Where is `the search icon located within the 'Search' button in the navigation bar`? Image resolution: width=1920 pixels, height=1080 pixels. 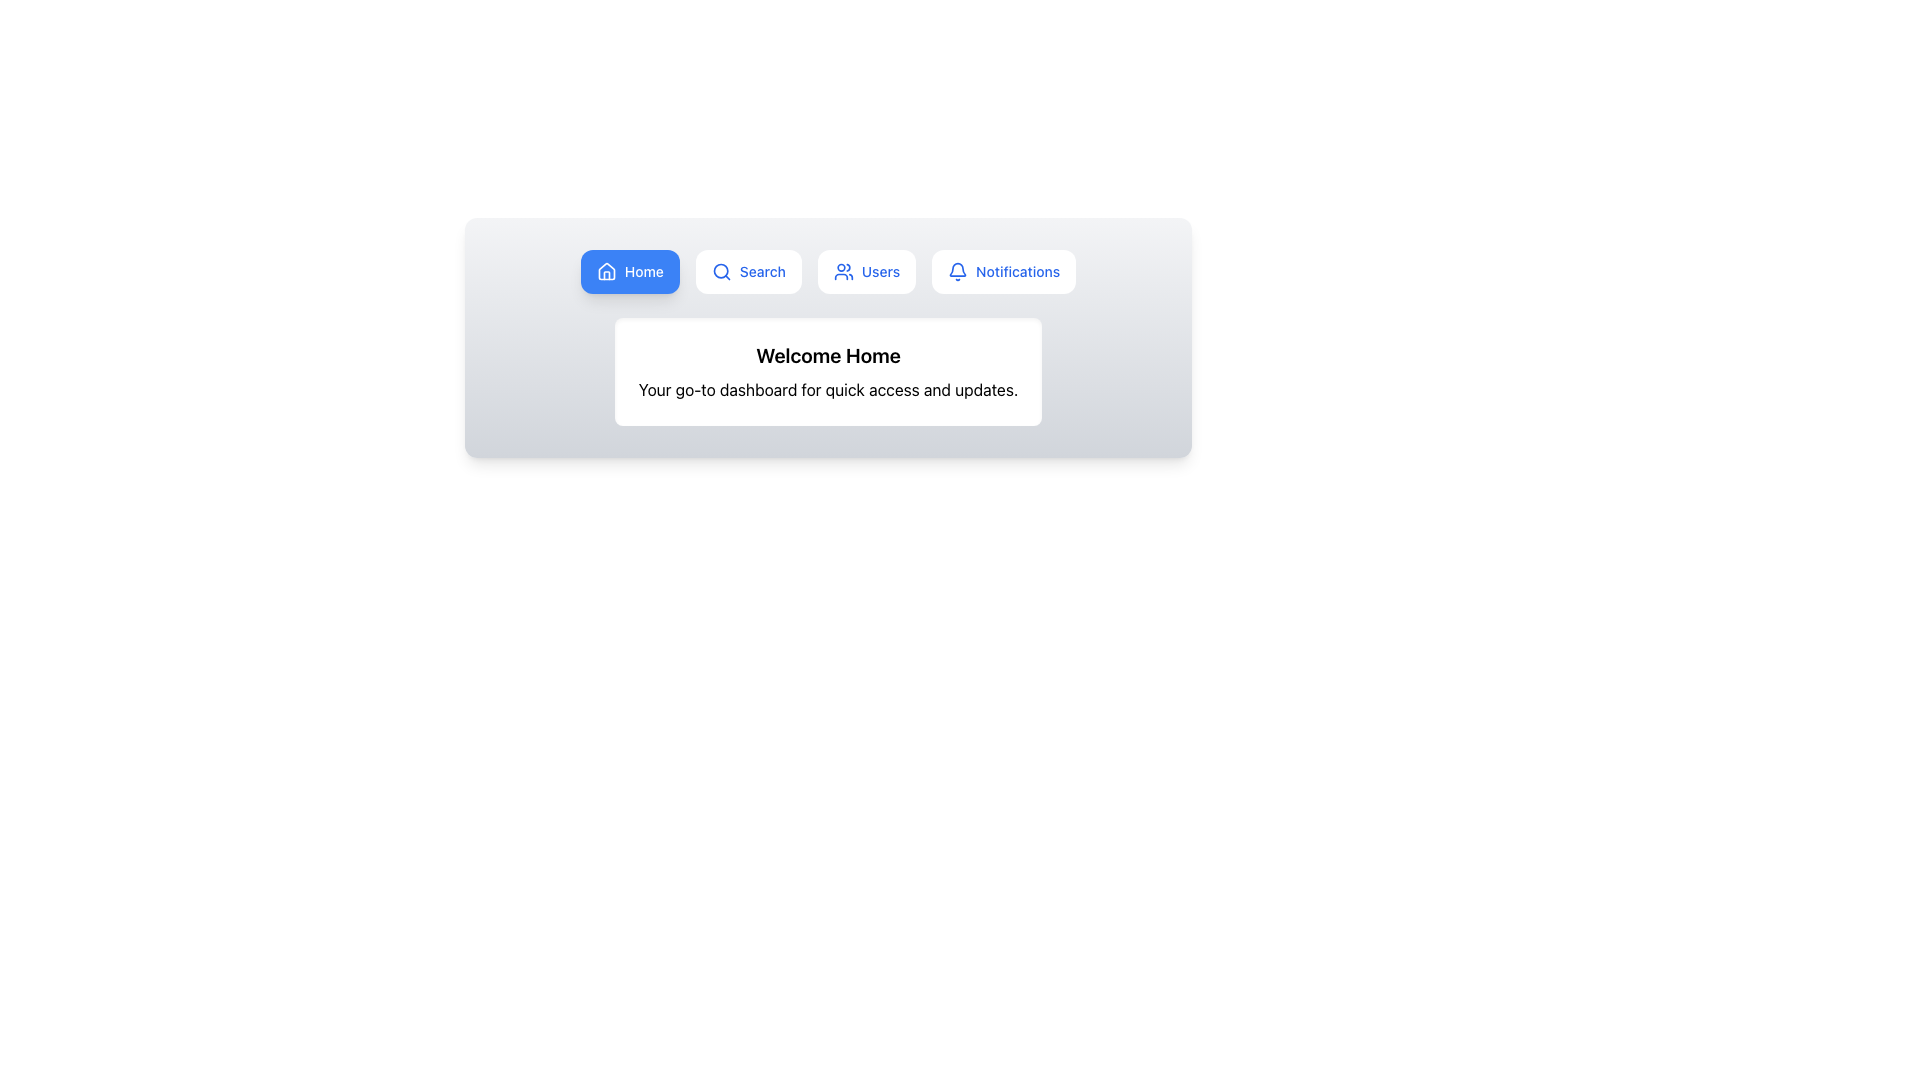 the search icon located within the 'Search' button in the navigation bar is located at coordinates (720, 272).